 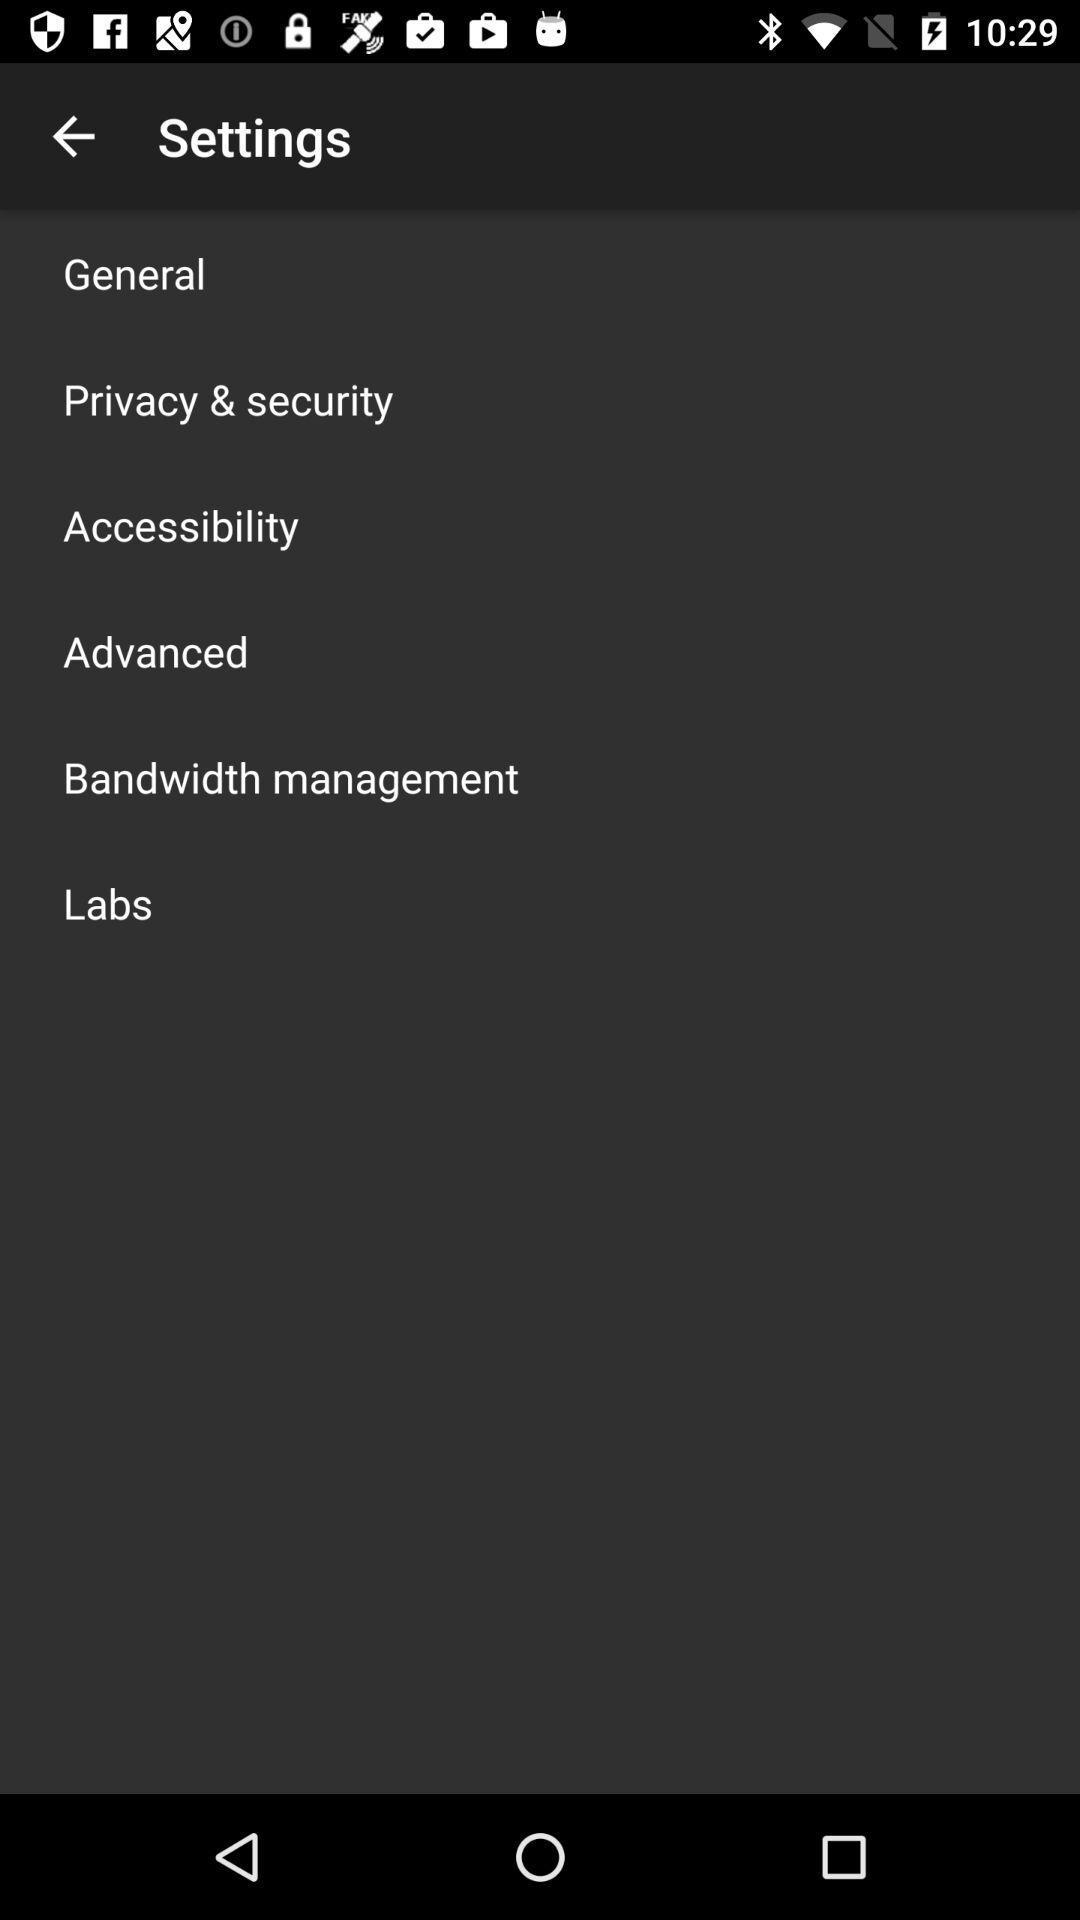 I want to click on item to the left of the settings, so click(x=72, y=135).